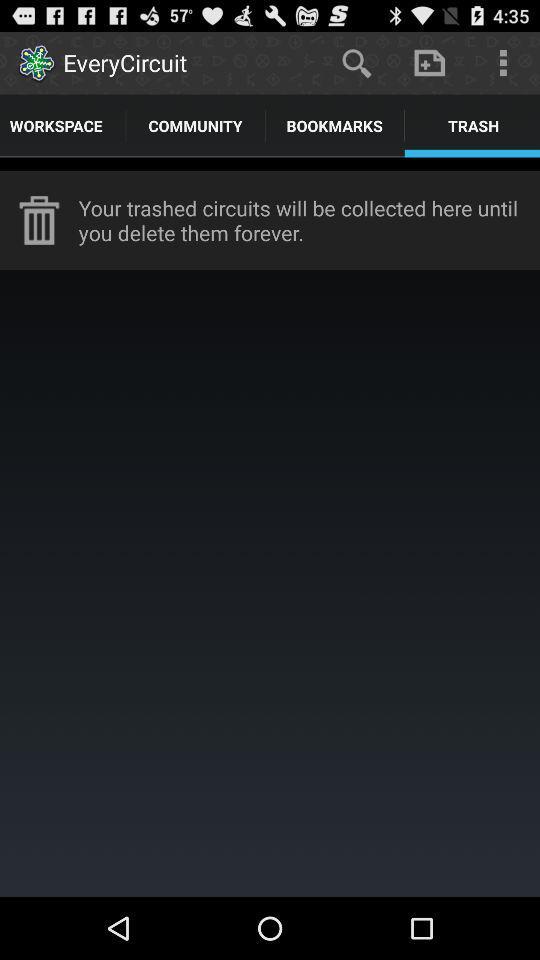  Describe the element at coordinates (355, 62) in the screenshot. I see `item next to the everycircuit app` at that location.